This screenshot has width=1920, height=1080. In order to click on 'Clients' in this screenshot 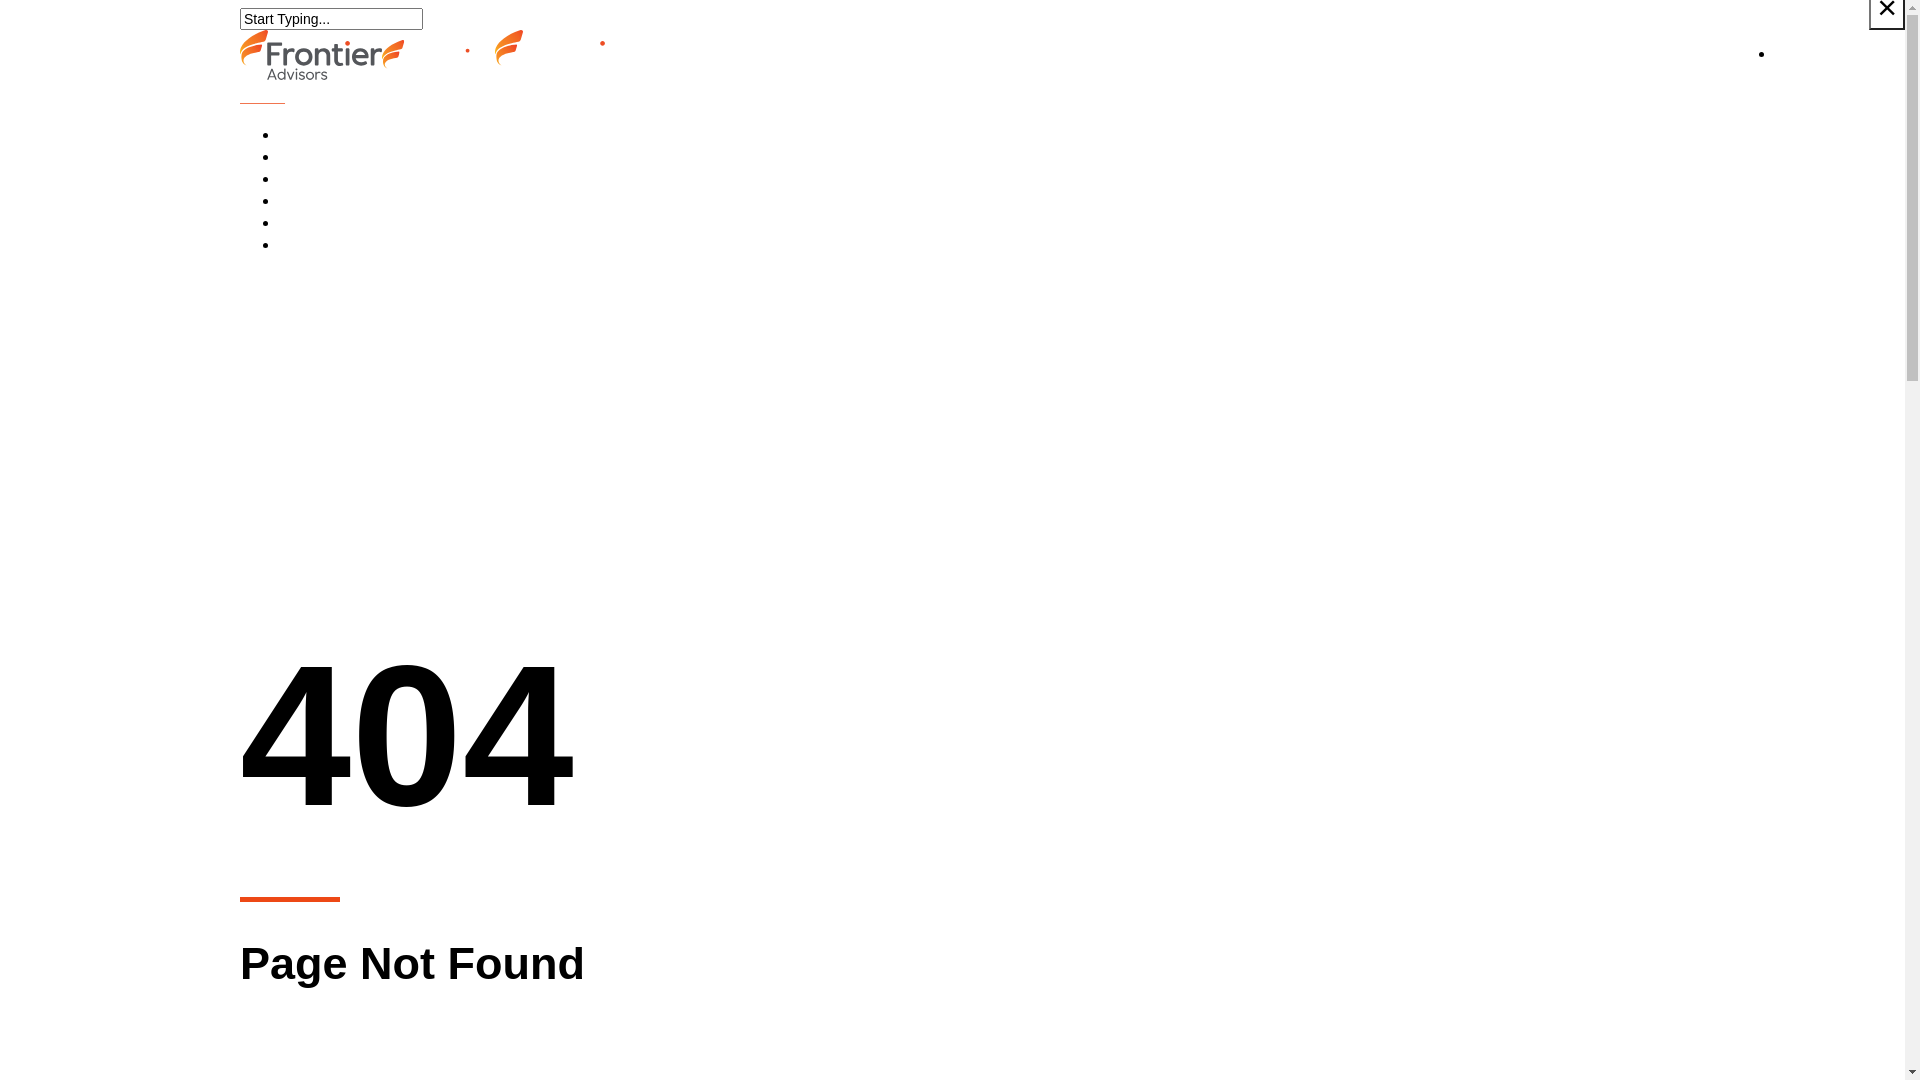, I will do `click(327, 156)`.